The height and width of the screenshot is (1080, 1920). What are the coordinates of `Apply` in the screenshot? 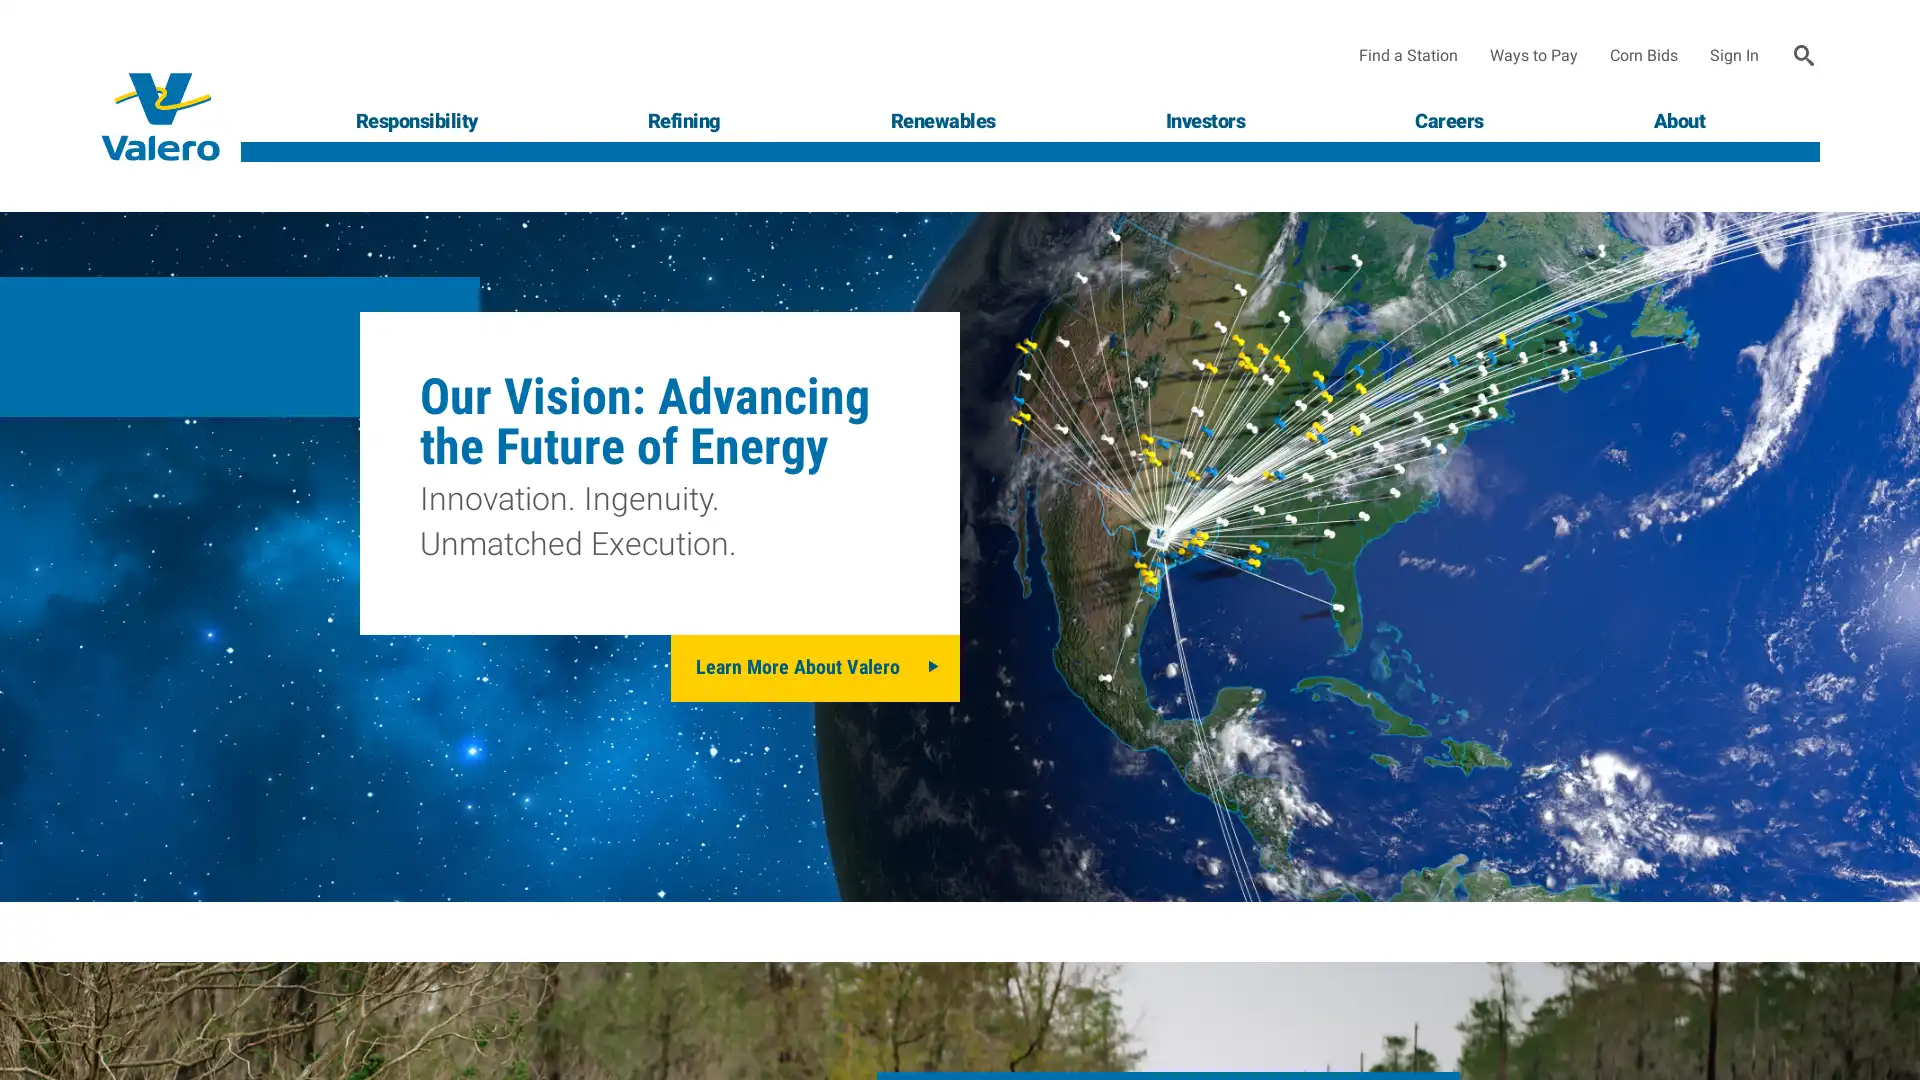 It's located at (1804, 55).